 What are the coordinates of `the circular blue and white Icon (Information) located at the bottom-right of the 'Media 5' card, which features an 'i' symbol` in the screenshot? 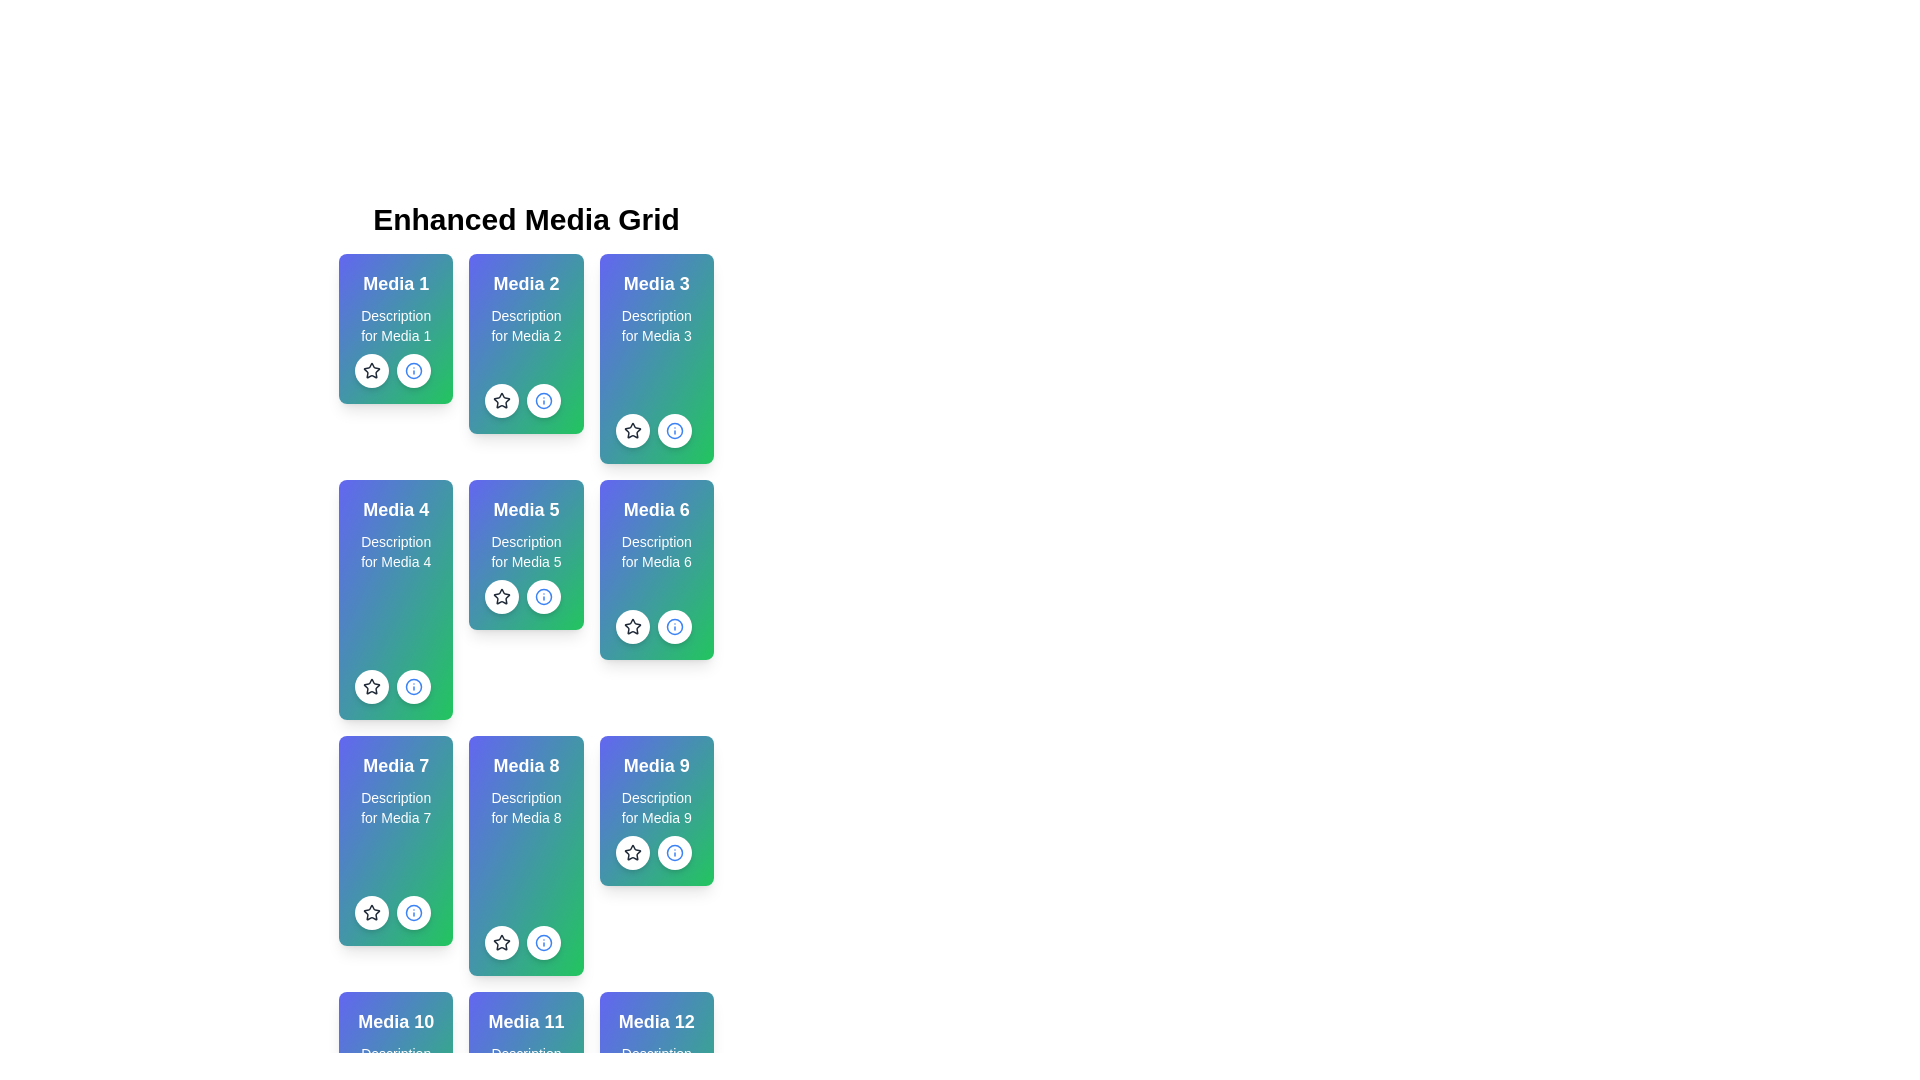 It's located at (544, 401).